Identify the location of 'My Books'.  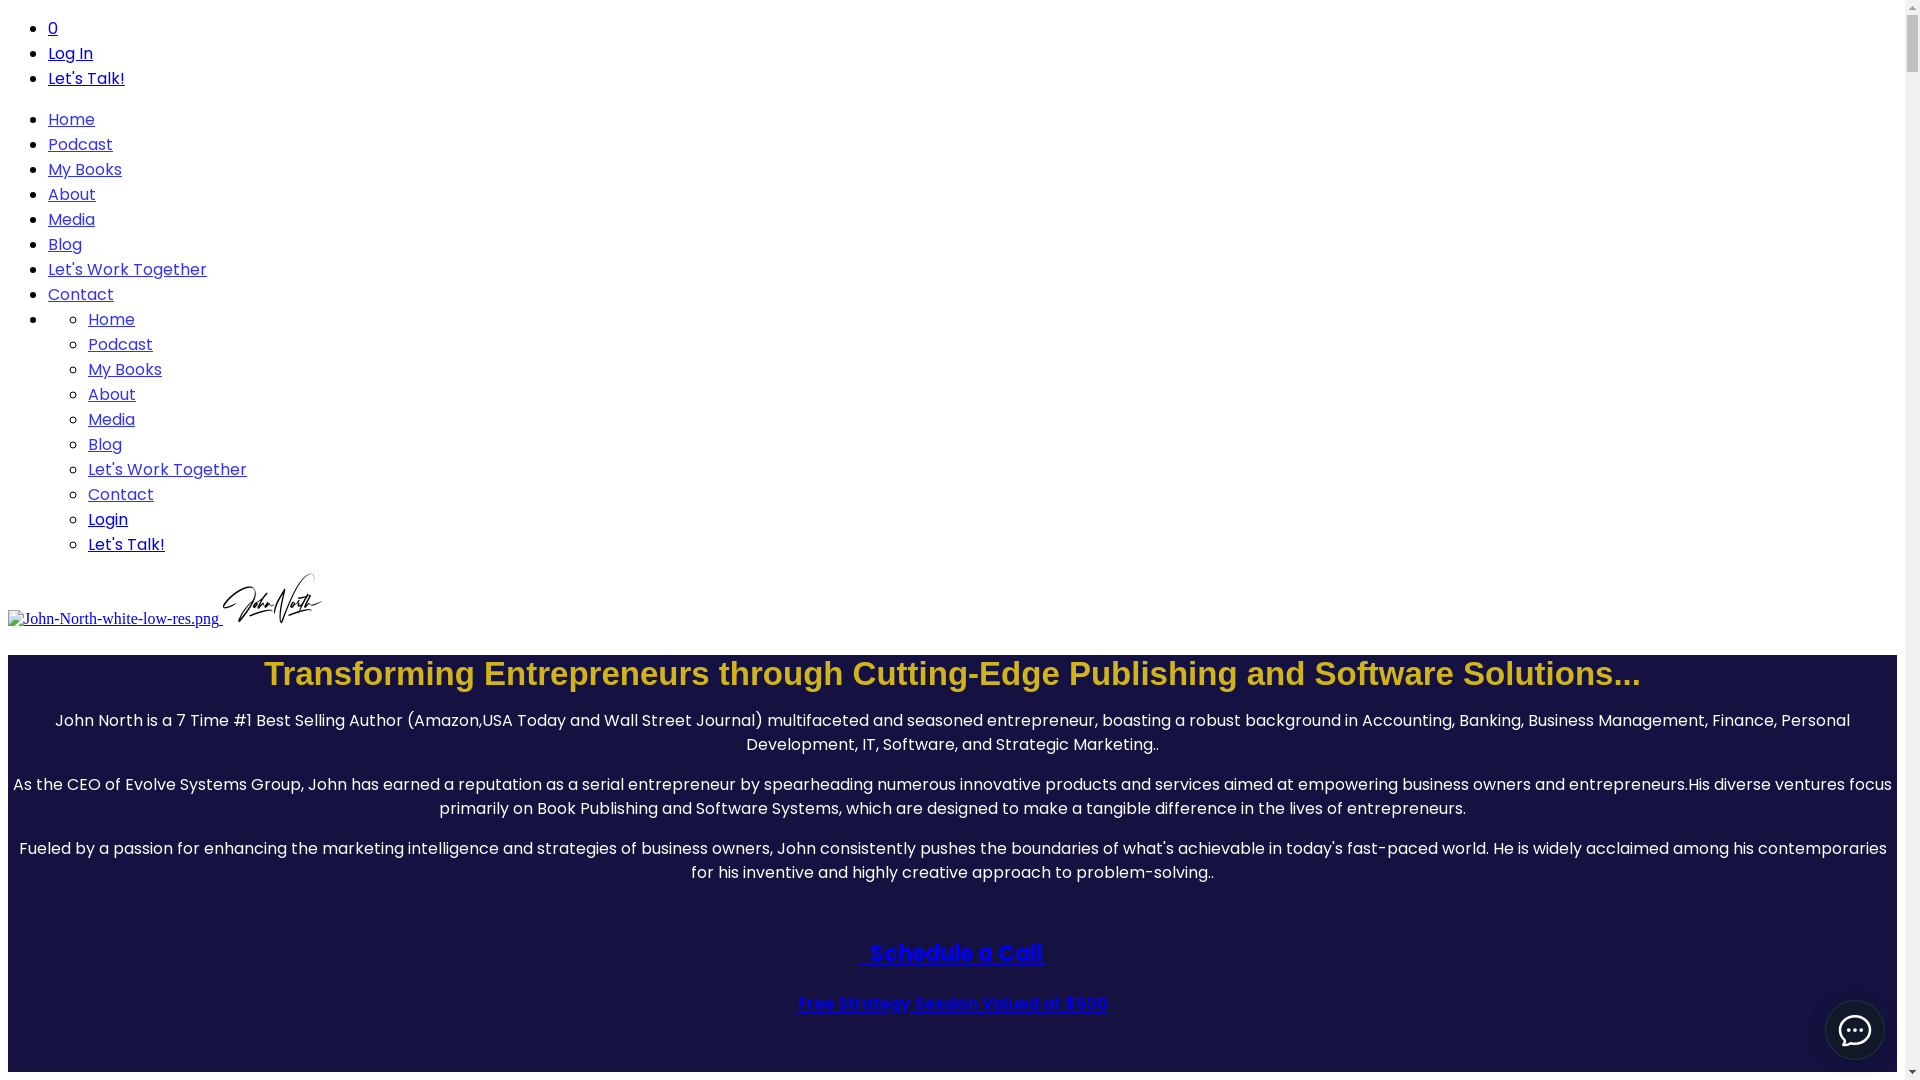
(84, 168).